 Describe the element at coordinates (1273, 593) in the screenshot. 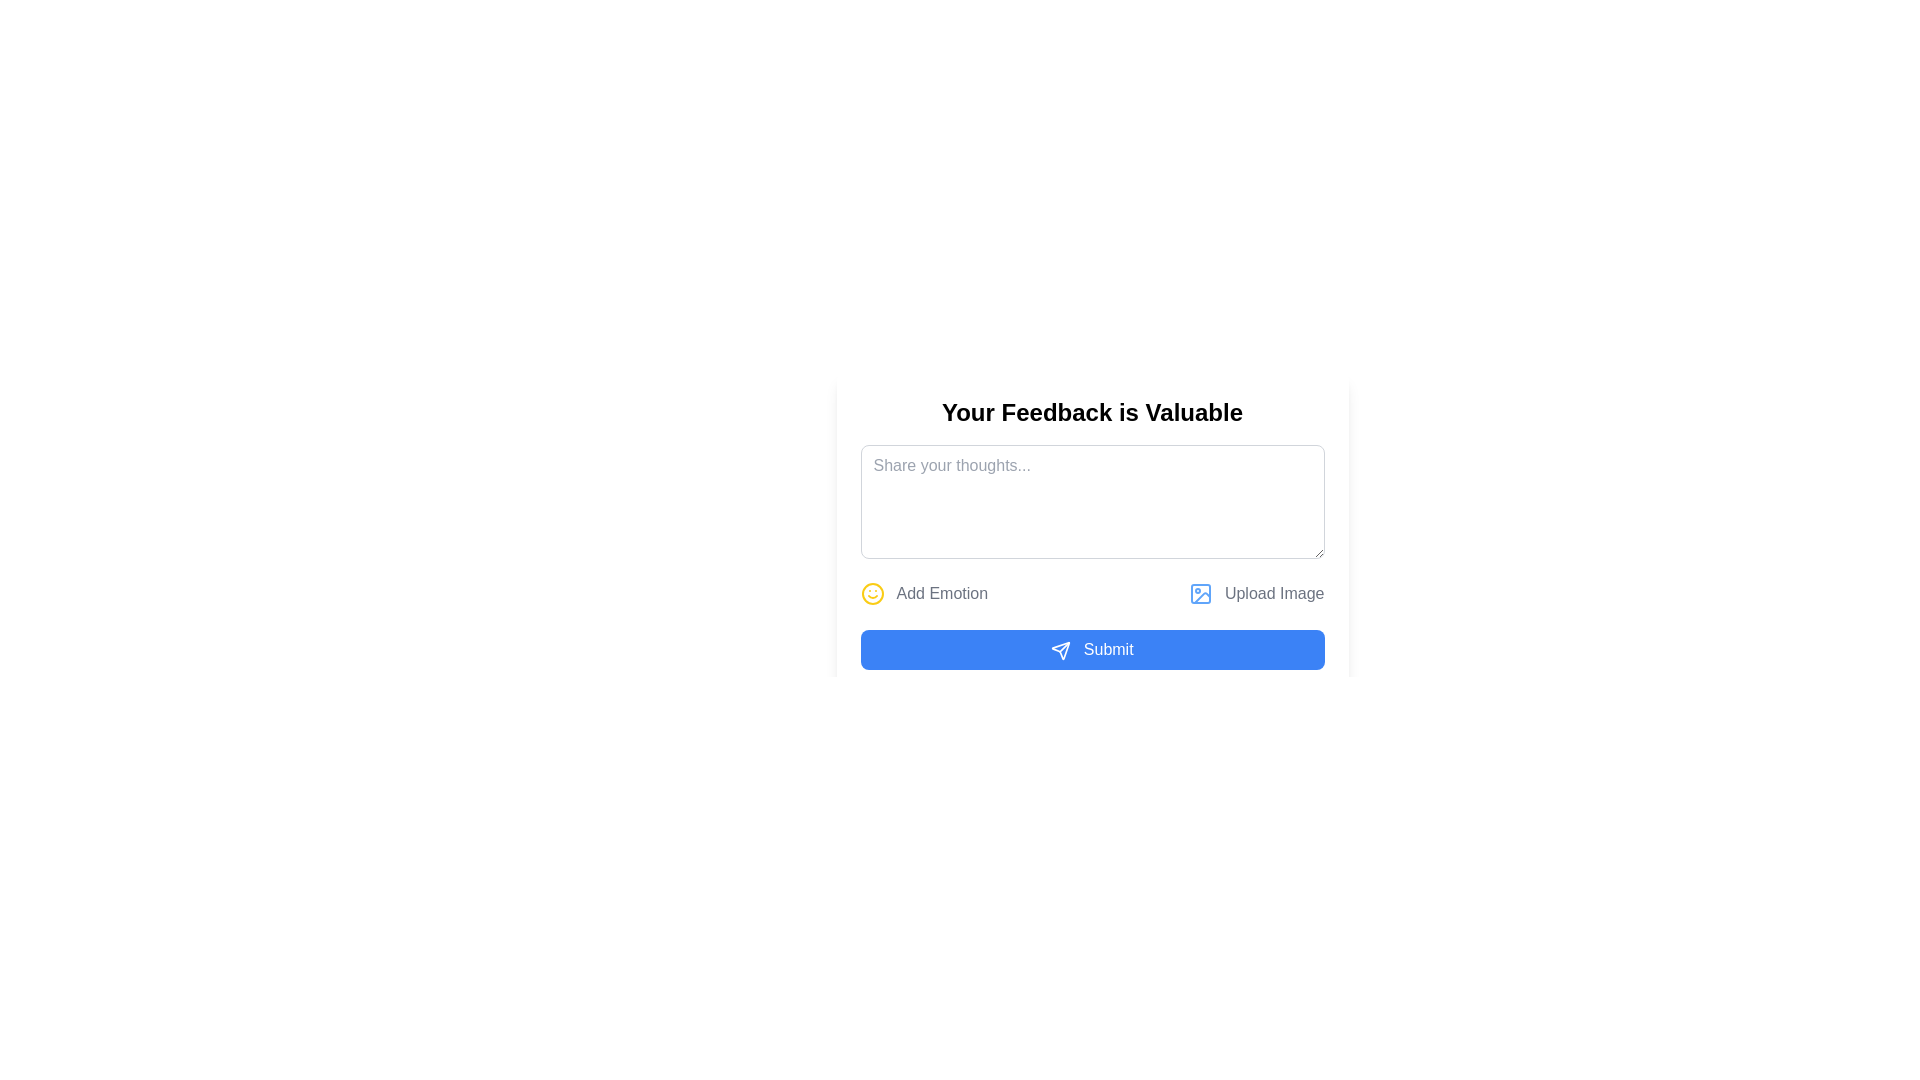

I see `the adjacent icon next to the 'Upload Image' label, which is positioned slightly above the center-bottom of the interface` at that location.